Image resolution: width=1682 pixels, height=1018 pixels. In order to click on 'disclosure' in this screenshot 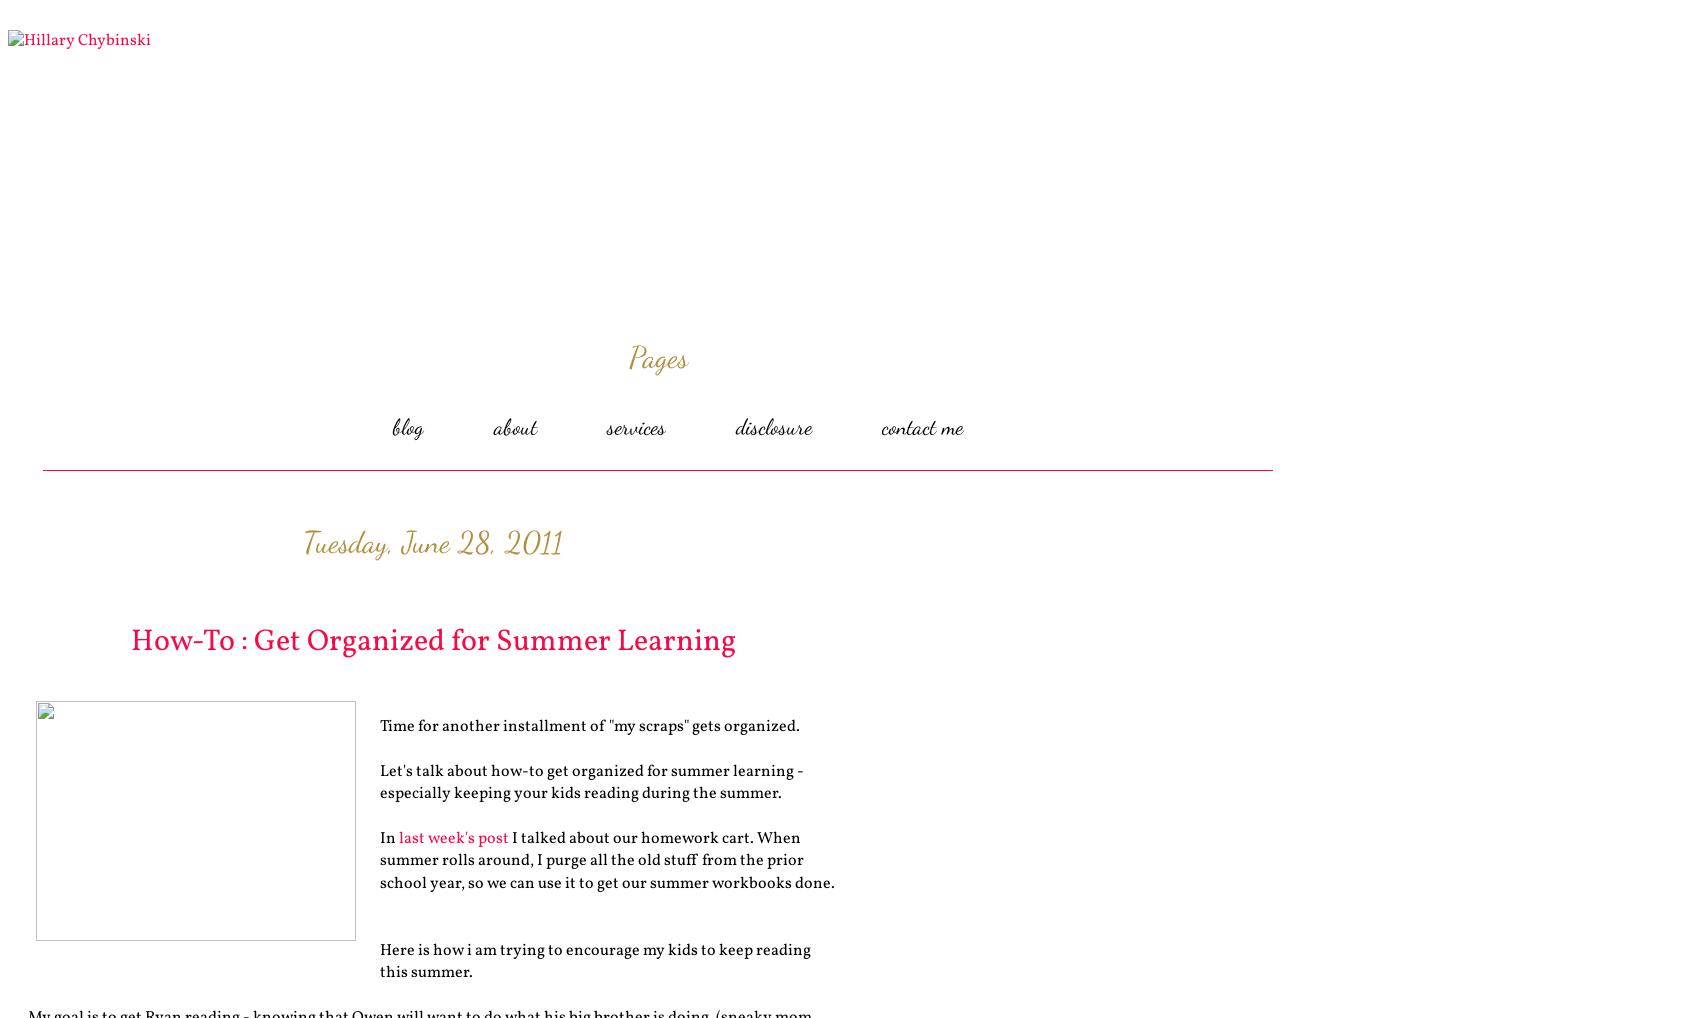, I will do `click(735, 425)`.